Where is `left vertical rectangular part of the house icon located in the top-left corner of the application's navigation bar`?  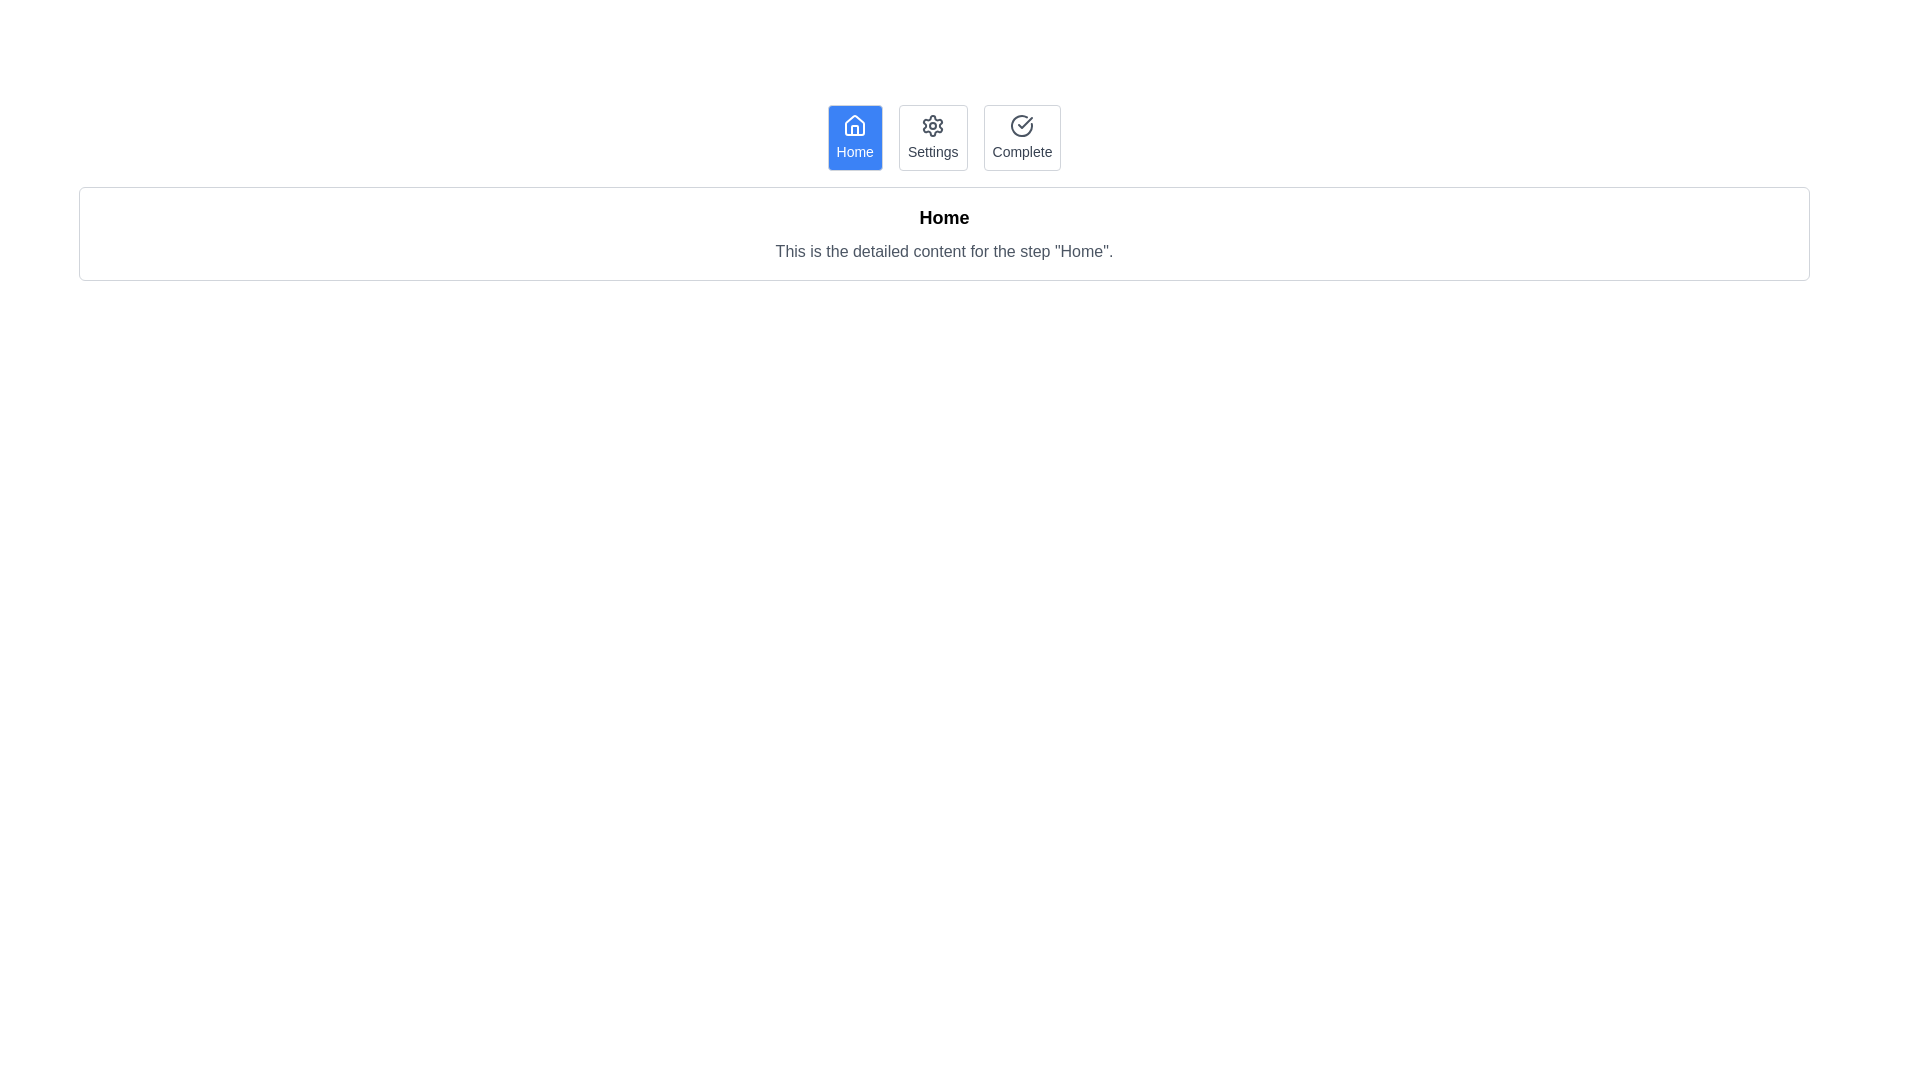 left vertical rectangular part of the house icon located in the top-left corner of the application's navigation bar is located at coordinates (855, 130).